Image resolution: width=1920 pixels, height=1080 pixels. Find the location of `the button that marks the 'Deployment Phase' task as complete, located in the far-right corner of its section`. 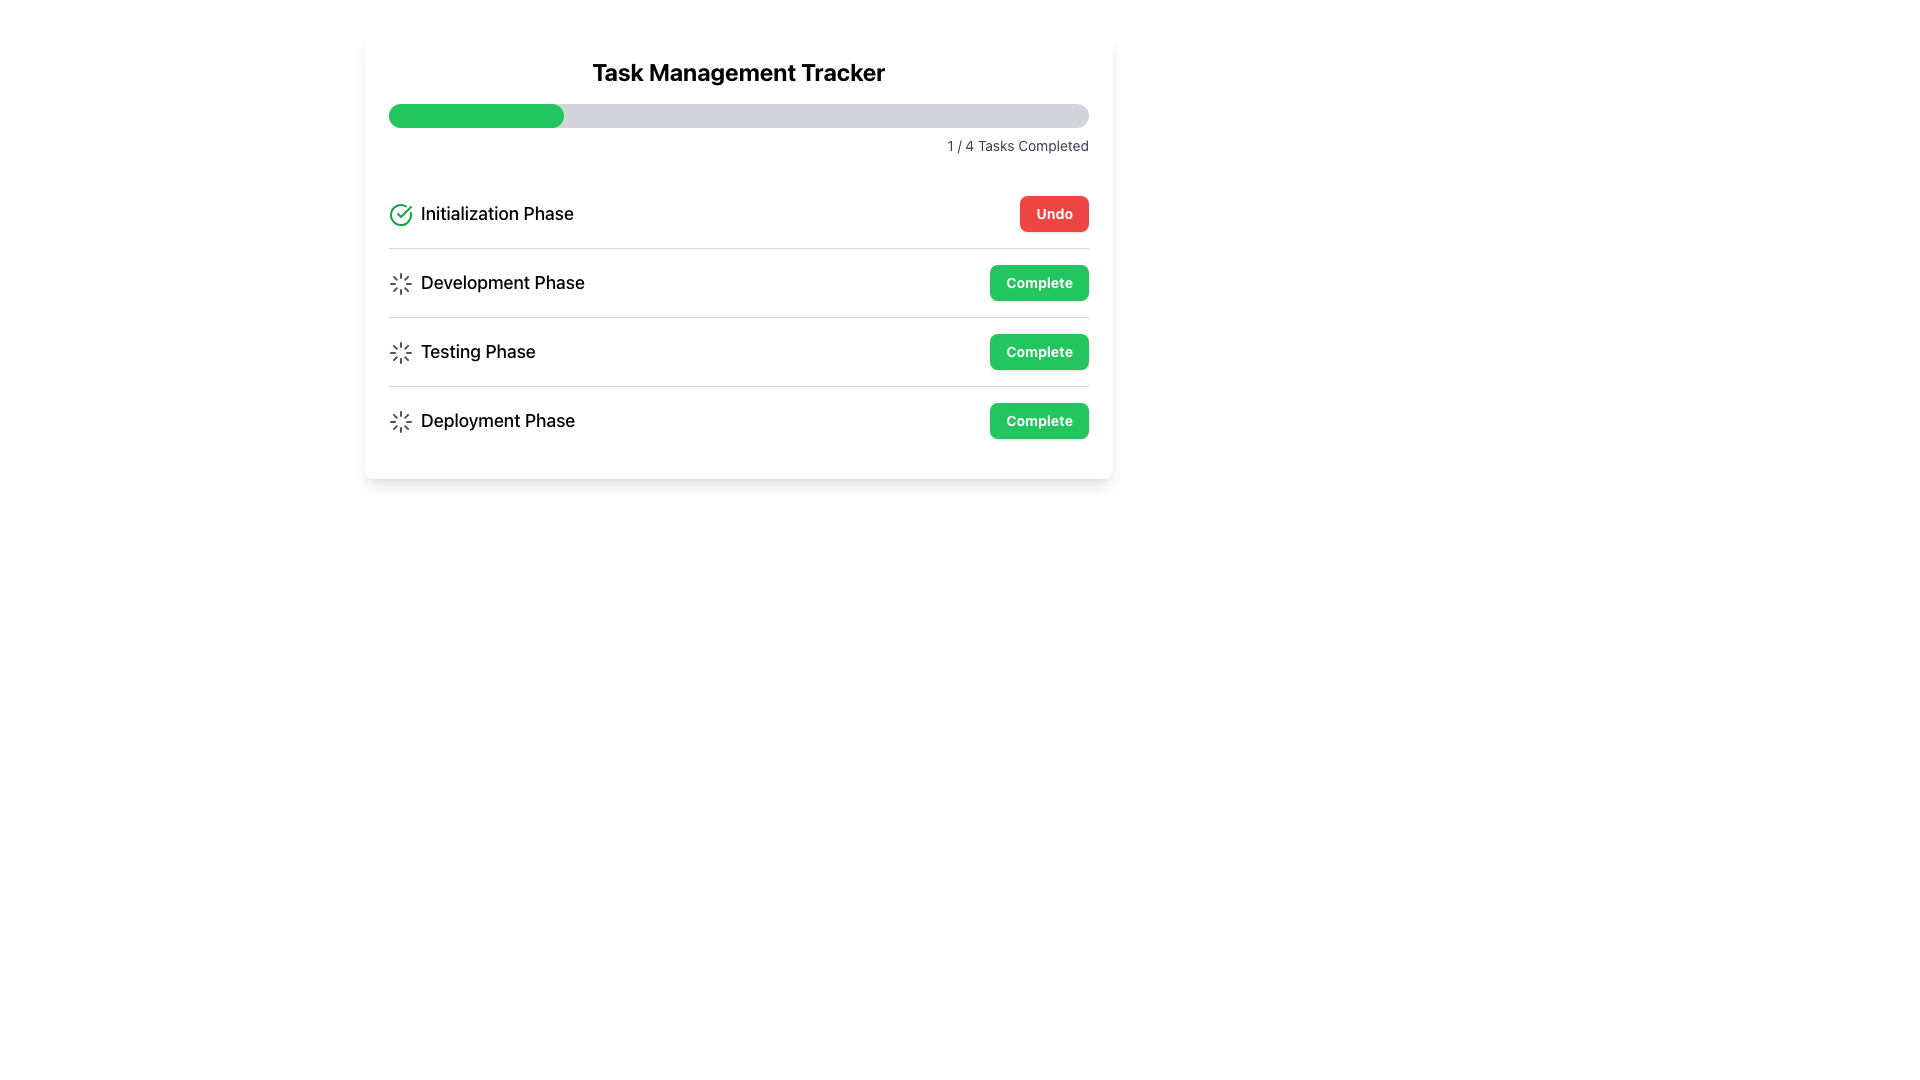

the button that marks the 'Deployment Phase' task as complete, located in the far-right corner of its section is located at coordinates (1039, 419).